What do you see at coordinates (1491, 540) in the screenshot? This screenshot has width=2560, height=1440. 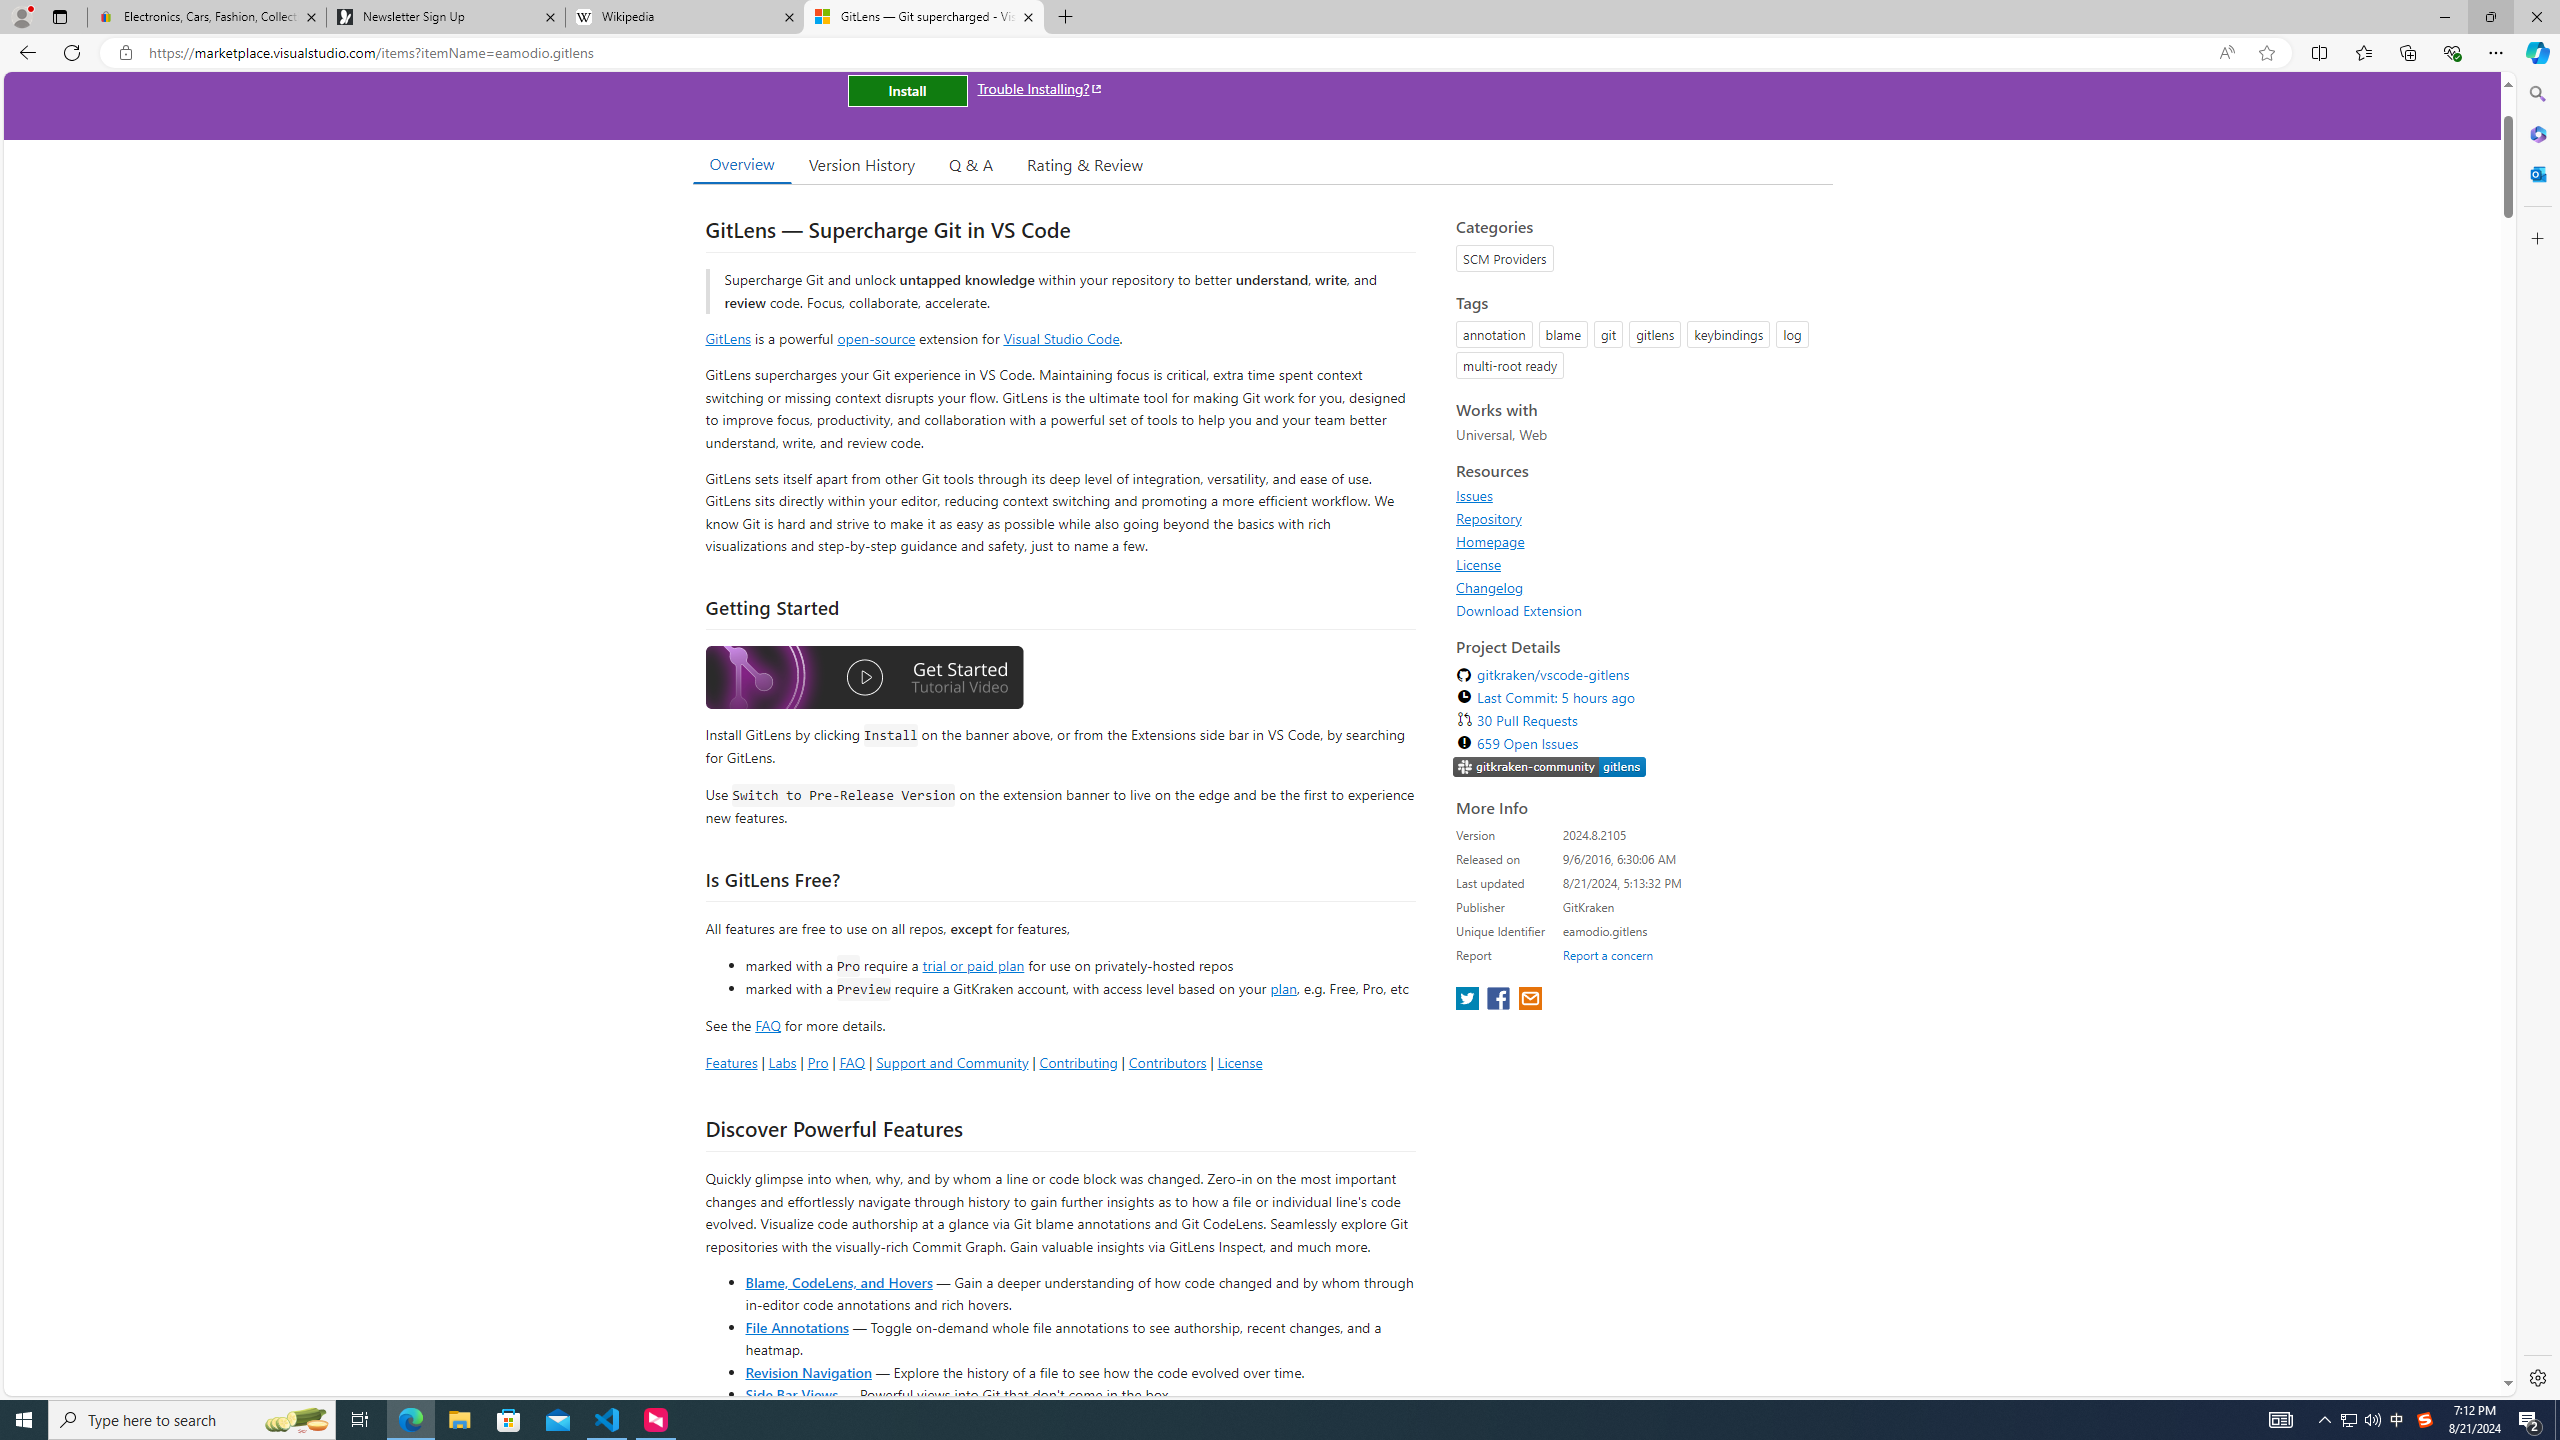 I see `'Homepage'` at bounding box center [1491, 540].